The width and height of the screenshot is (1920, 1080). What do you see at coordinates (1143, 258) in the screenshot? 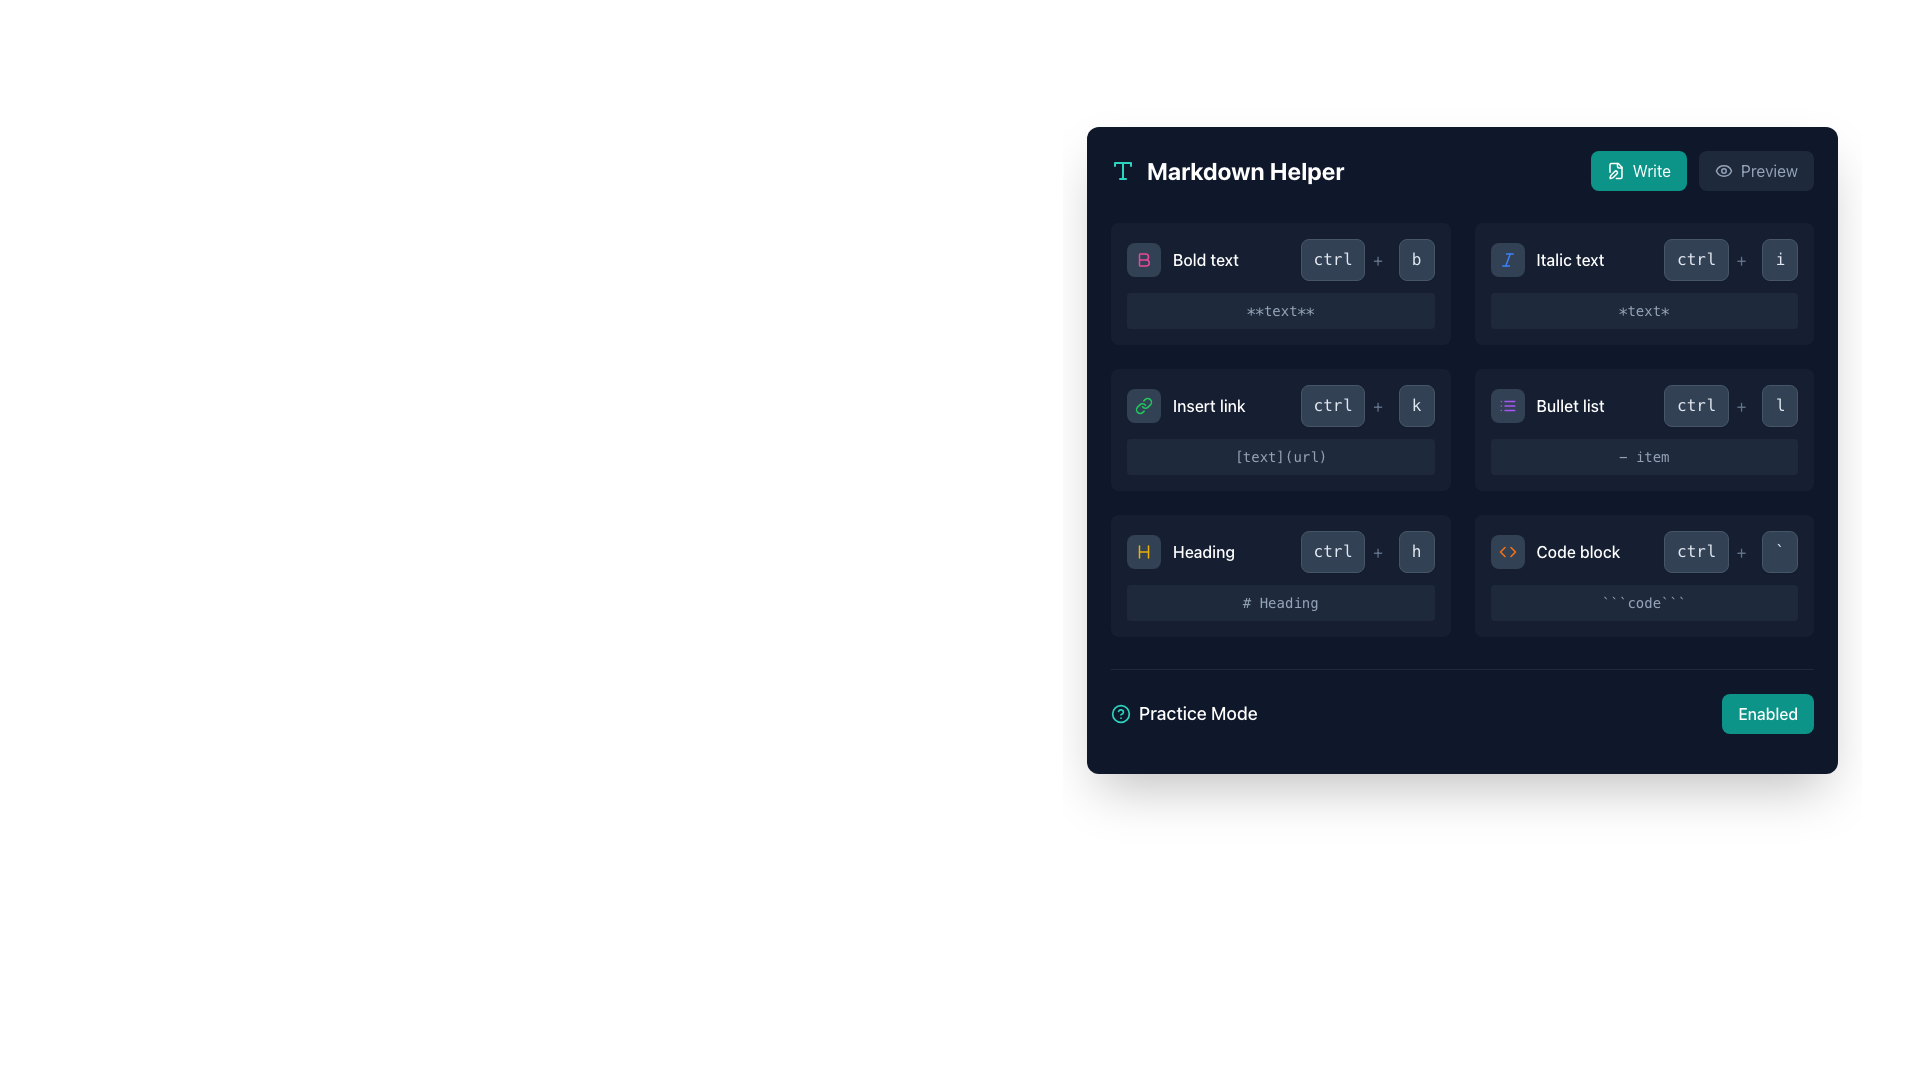
I see `the 'Bold text' icon located in the top-left corner of the Markdown Helper interface` at bounding box center [1143, 258].